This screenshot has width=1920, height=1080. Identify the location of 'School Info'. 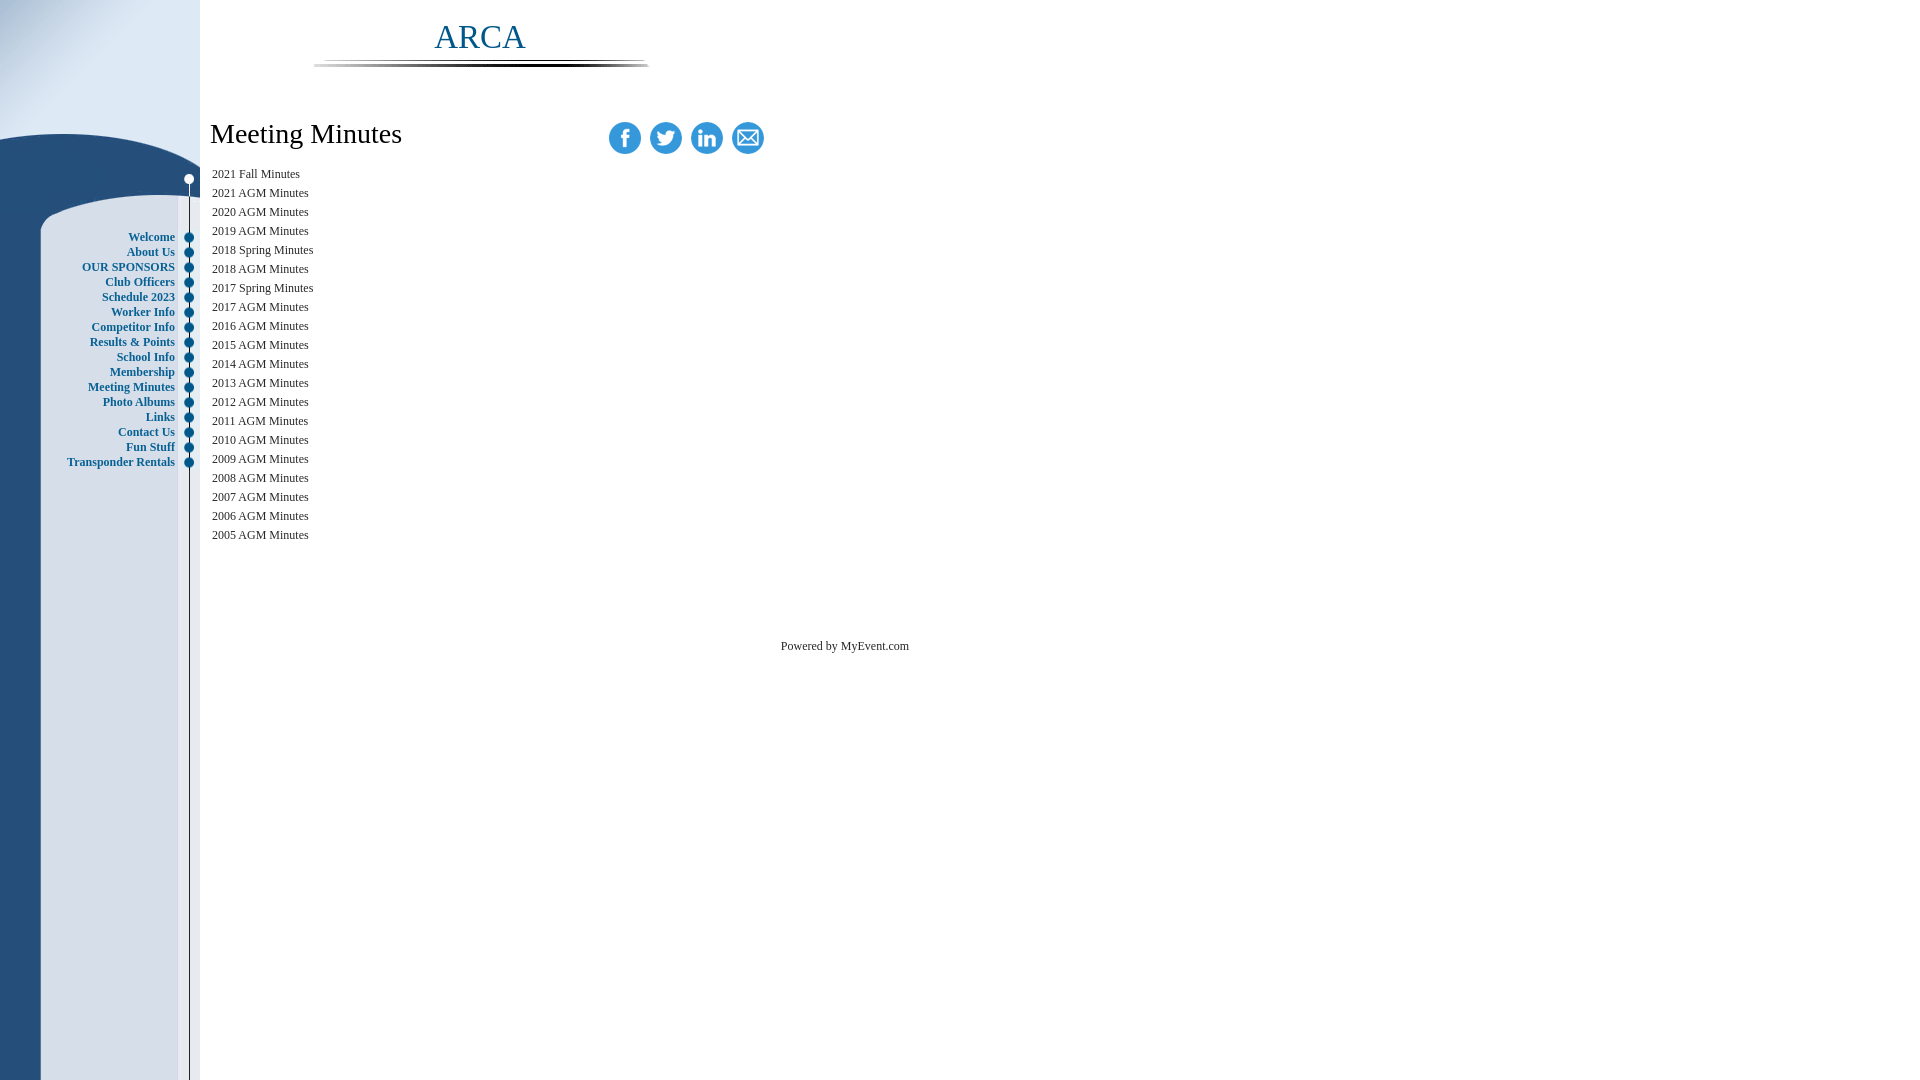
(104, 356).